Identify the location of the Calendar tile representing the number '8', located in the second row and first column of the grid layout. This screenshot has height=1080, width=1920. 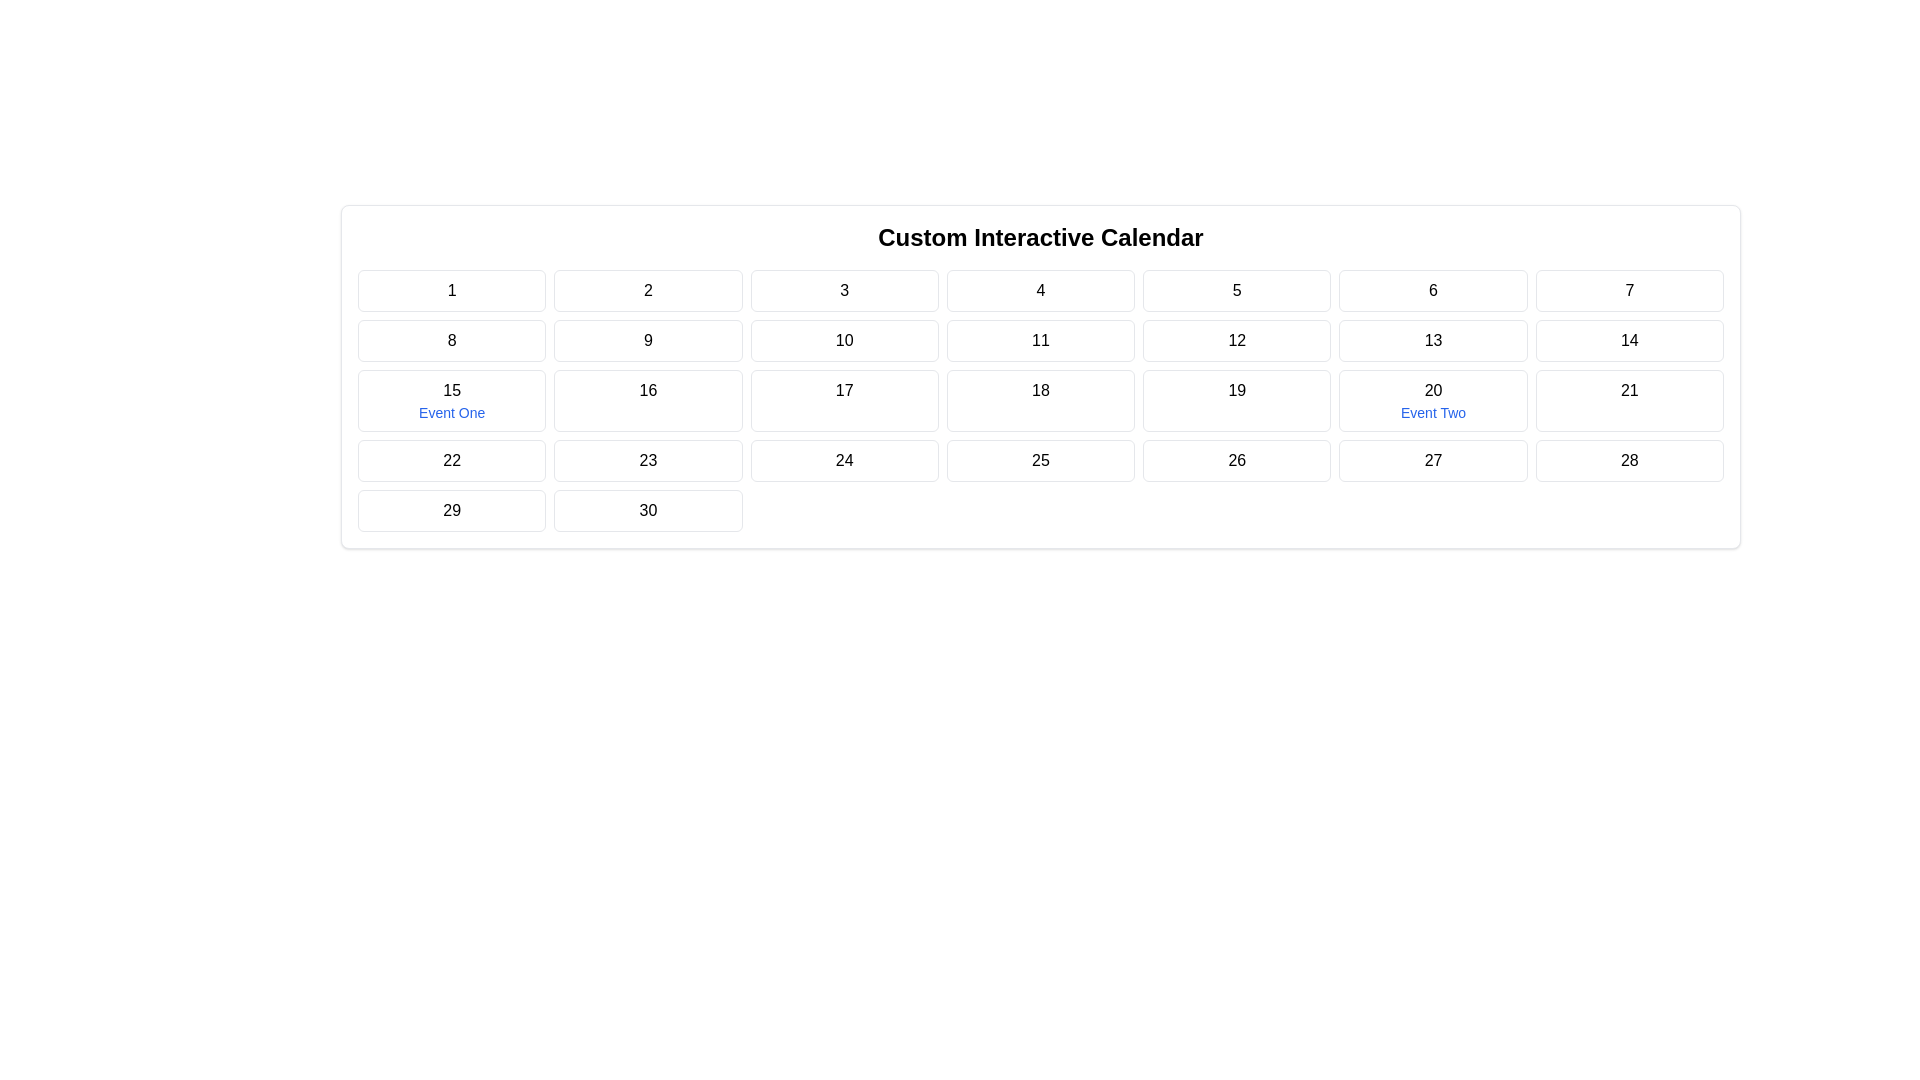
(451, 339).